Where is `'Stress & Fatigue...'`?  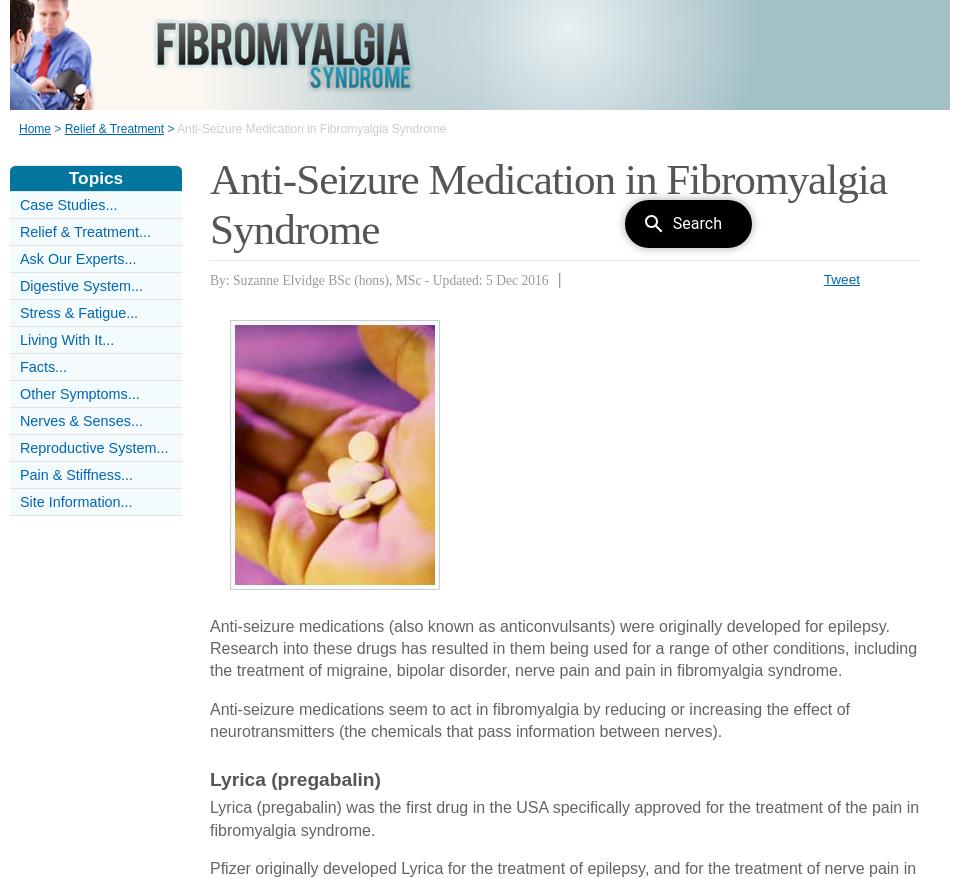
'Stress & Fatigue...' is located at coordinates (79, 313).